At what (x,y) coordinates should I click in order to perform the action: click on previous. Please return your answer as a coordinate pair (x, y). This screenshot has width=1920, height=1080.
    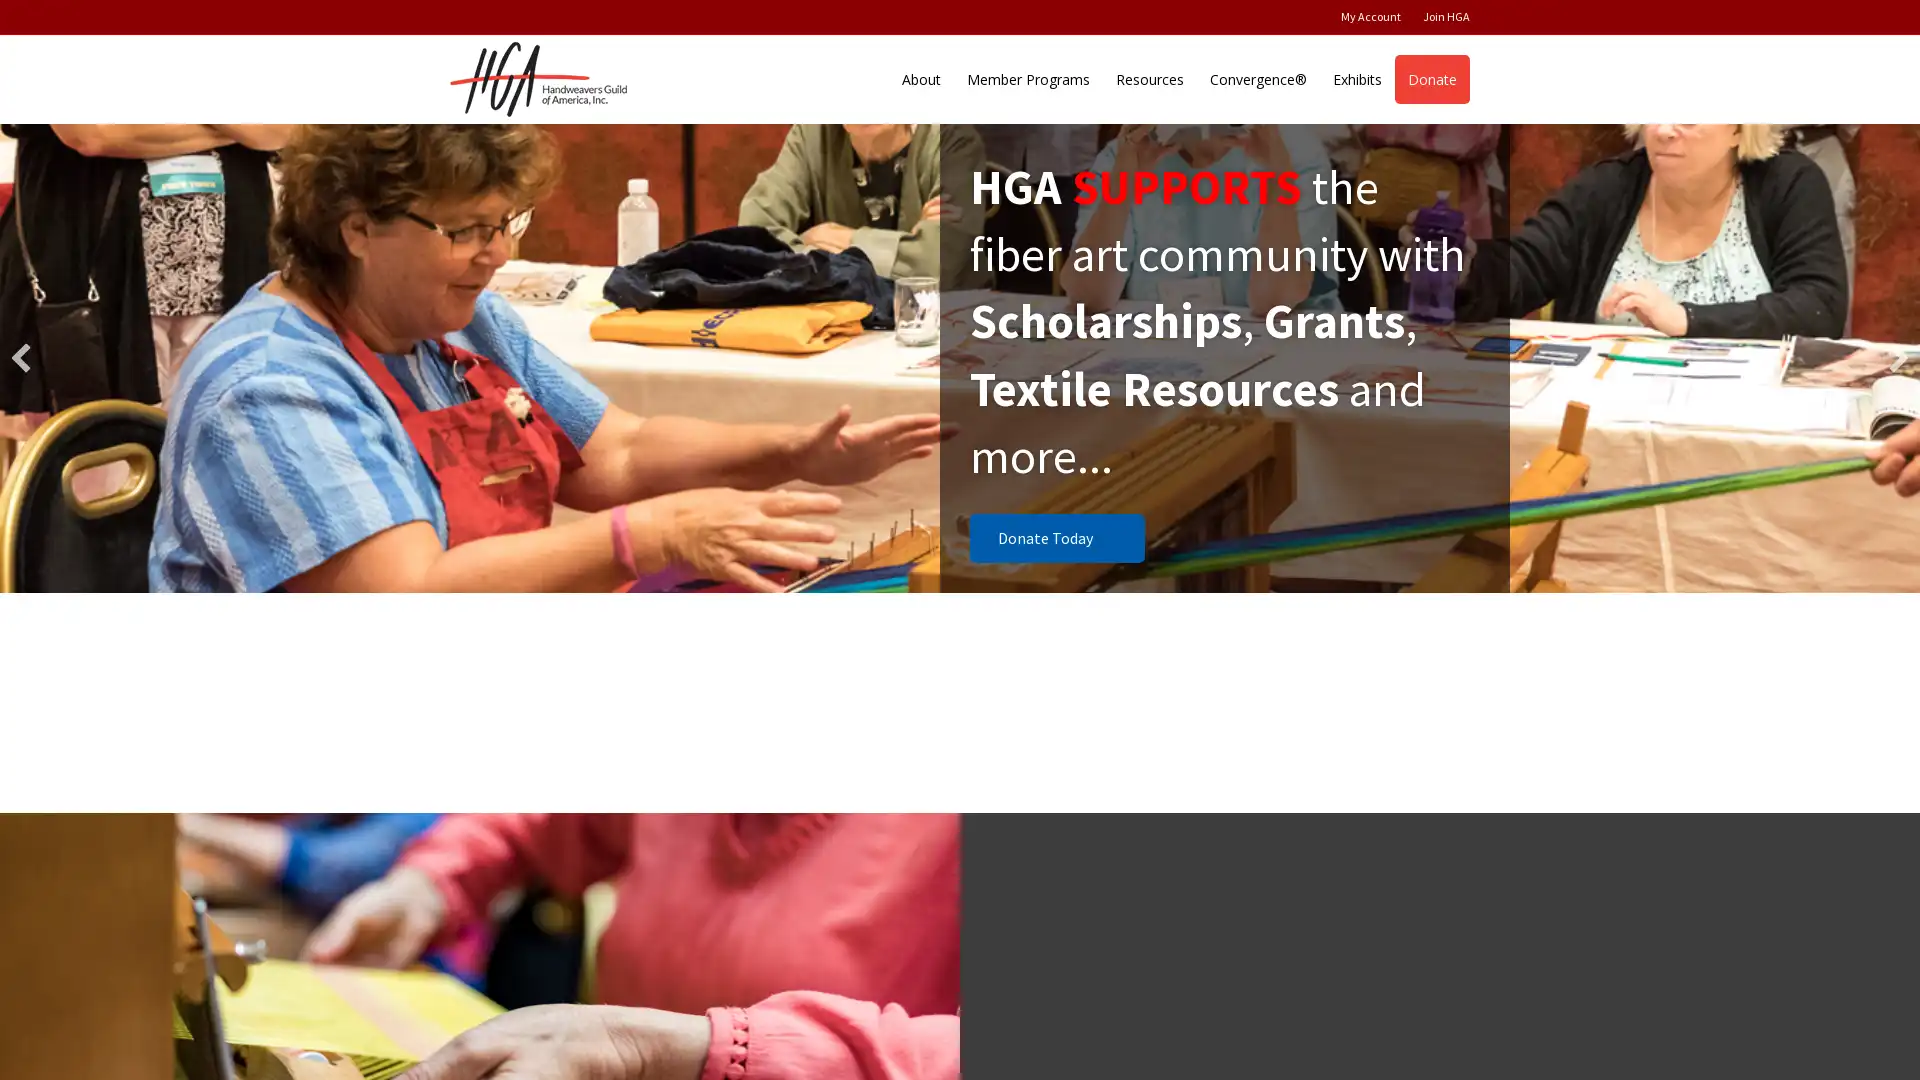
    Looking at the image, I should click on (20, 357).